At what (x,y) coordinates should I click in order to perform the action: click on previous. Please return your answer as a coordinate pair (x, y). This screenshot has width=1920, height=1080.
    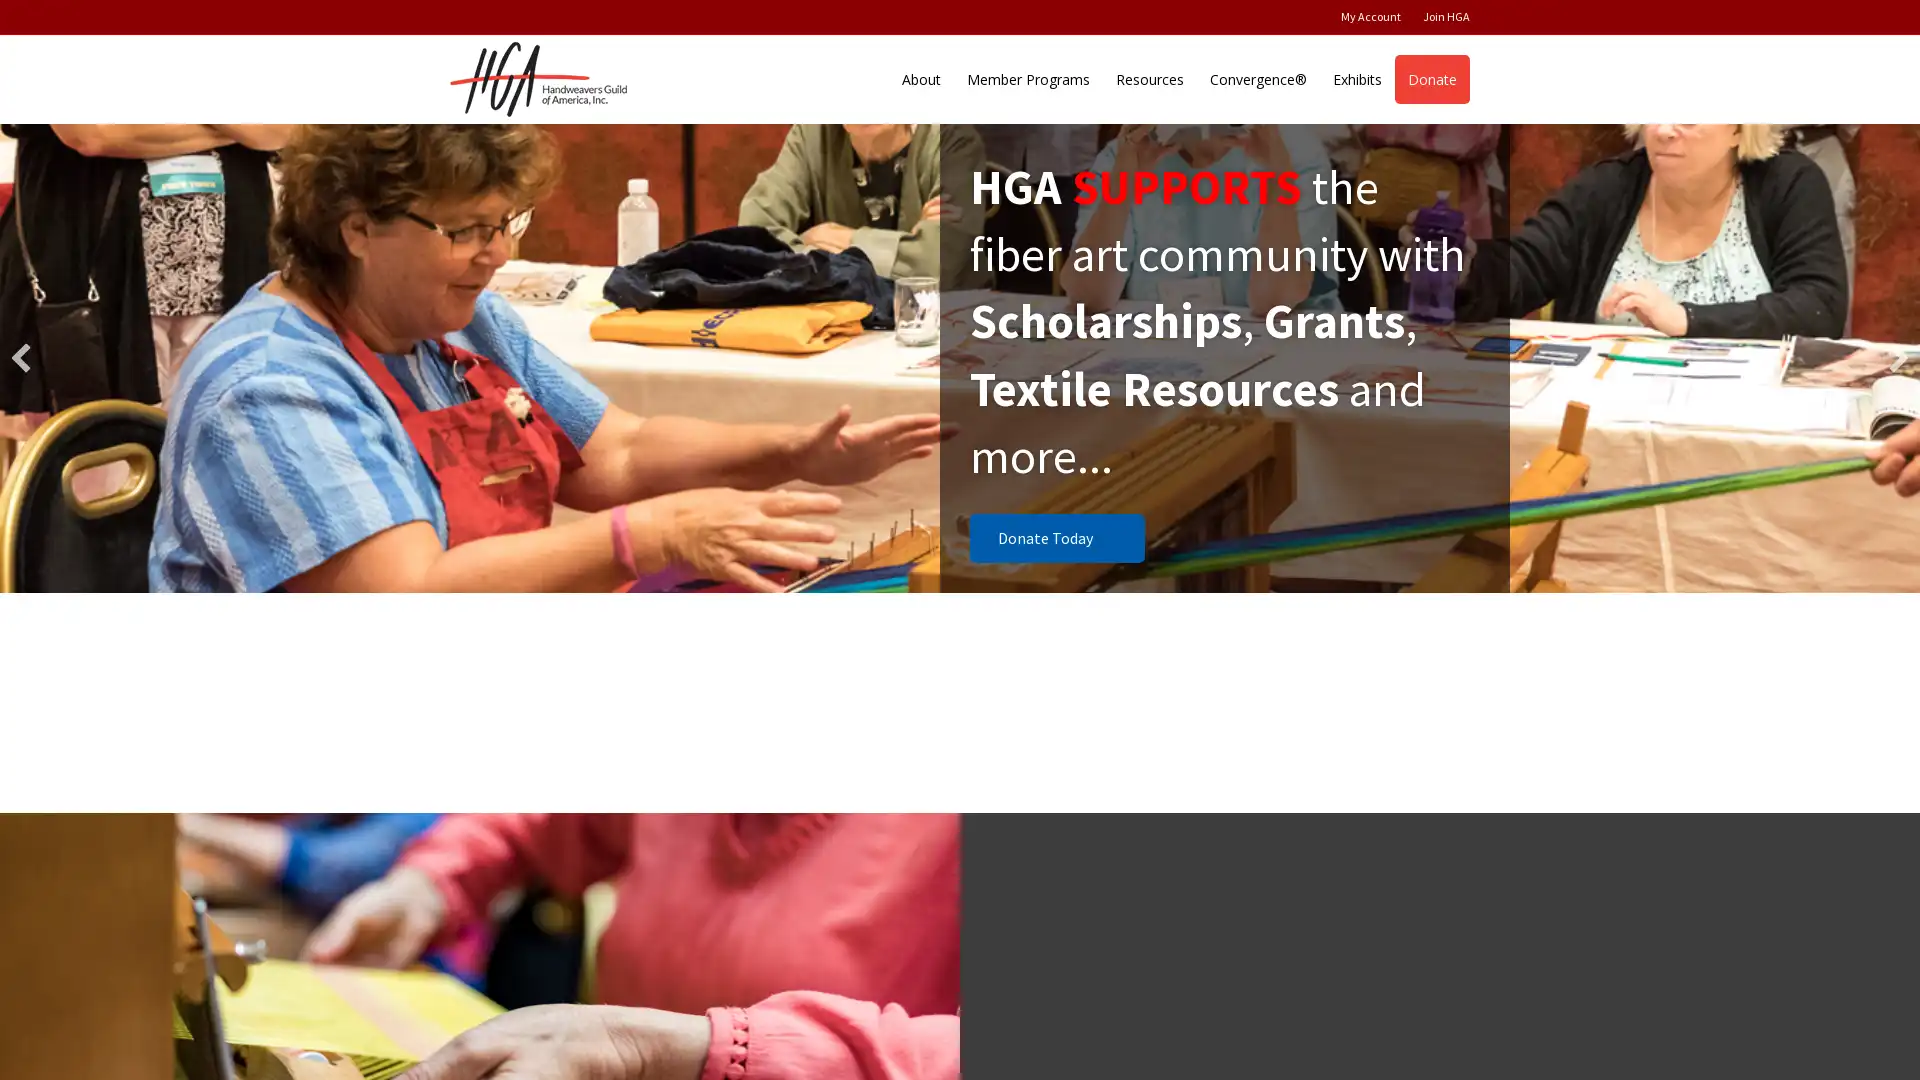
    Looking at the image, I should click on (20, 357).